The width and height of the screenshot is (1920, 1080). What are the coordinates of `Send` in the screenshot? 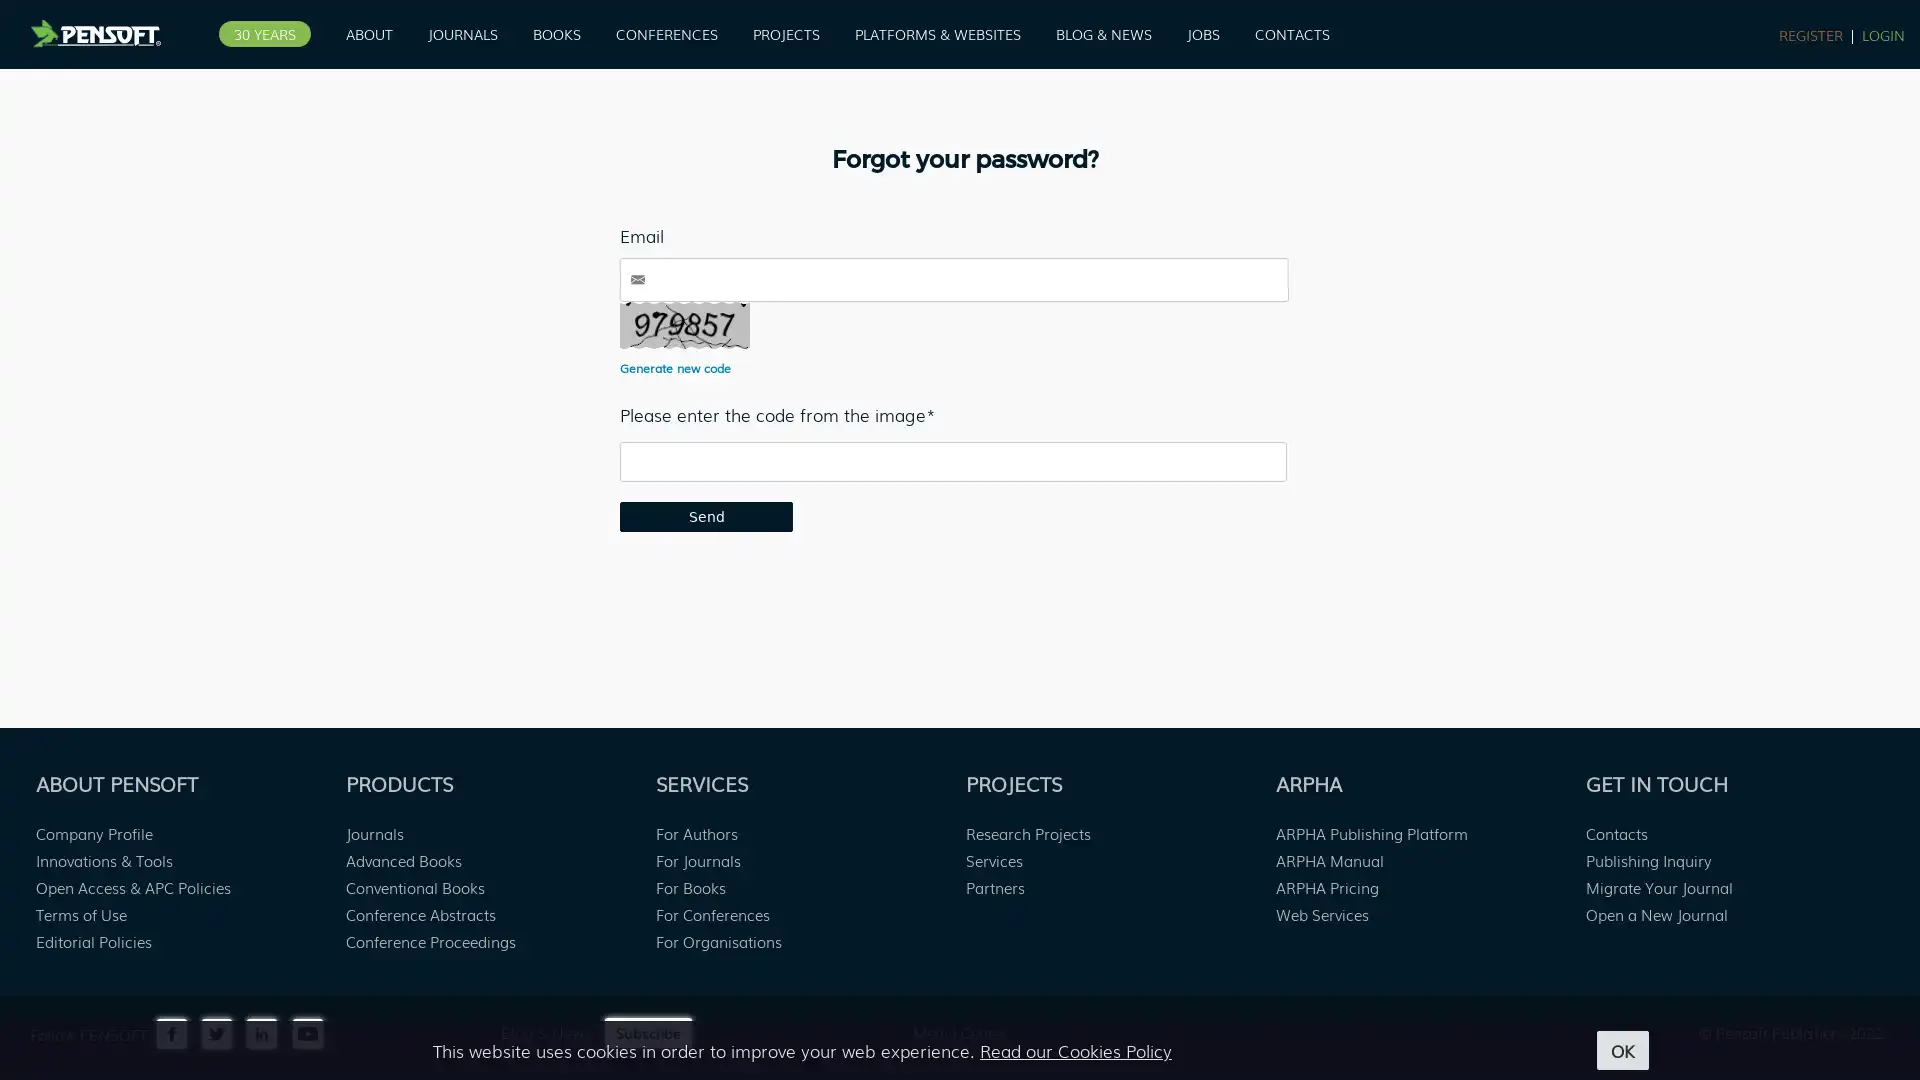 It's located at (706, 515).